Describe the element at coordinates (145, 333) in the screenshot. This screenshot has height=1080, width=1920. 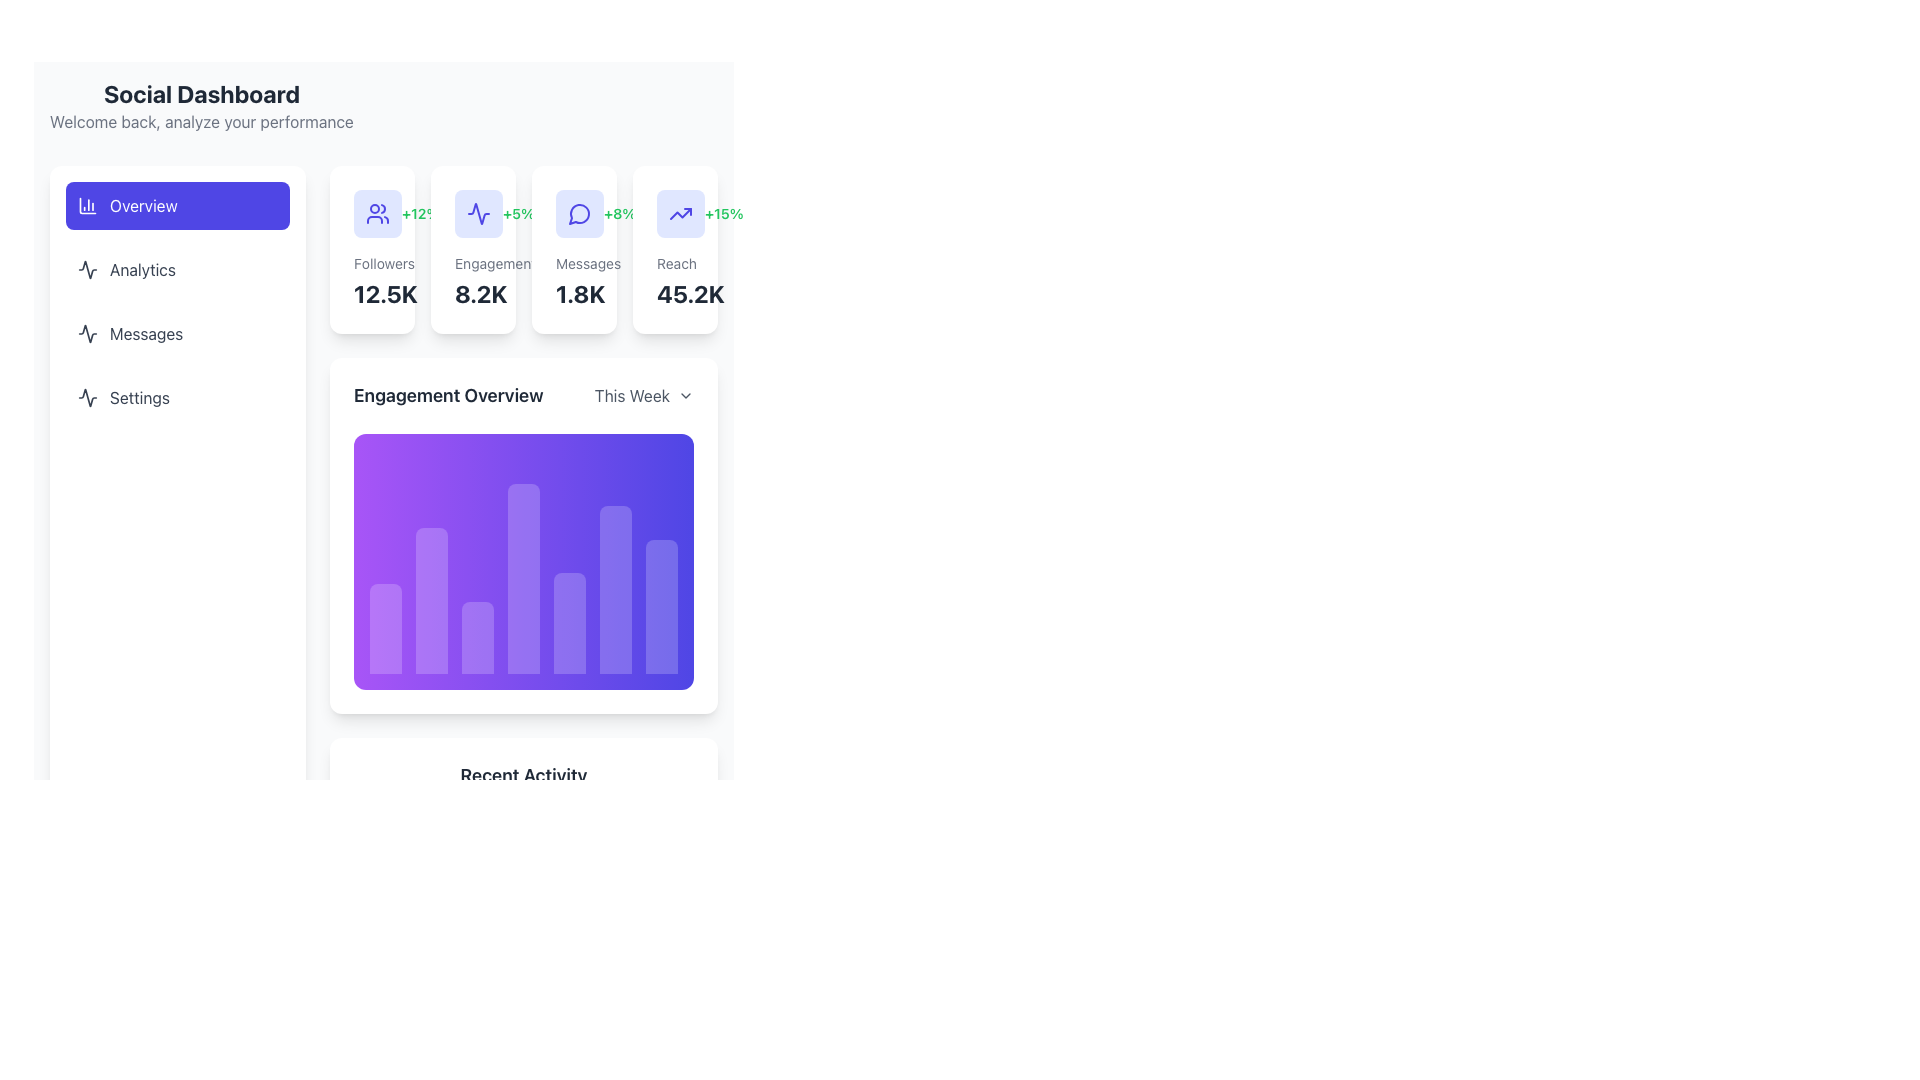
I see `the 'Messages' text label located in the vertical navigation menu, positioned below 'Analytics' and above 'Settings'` at that location.